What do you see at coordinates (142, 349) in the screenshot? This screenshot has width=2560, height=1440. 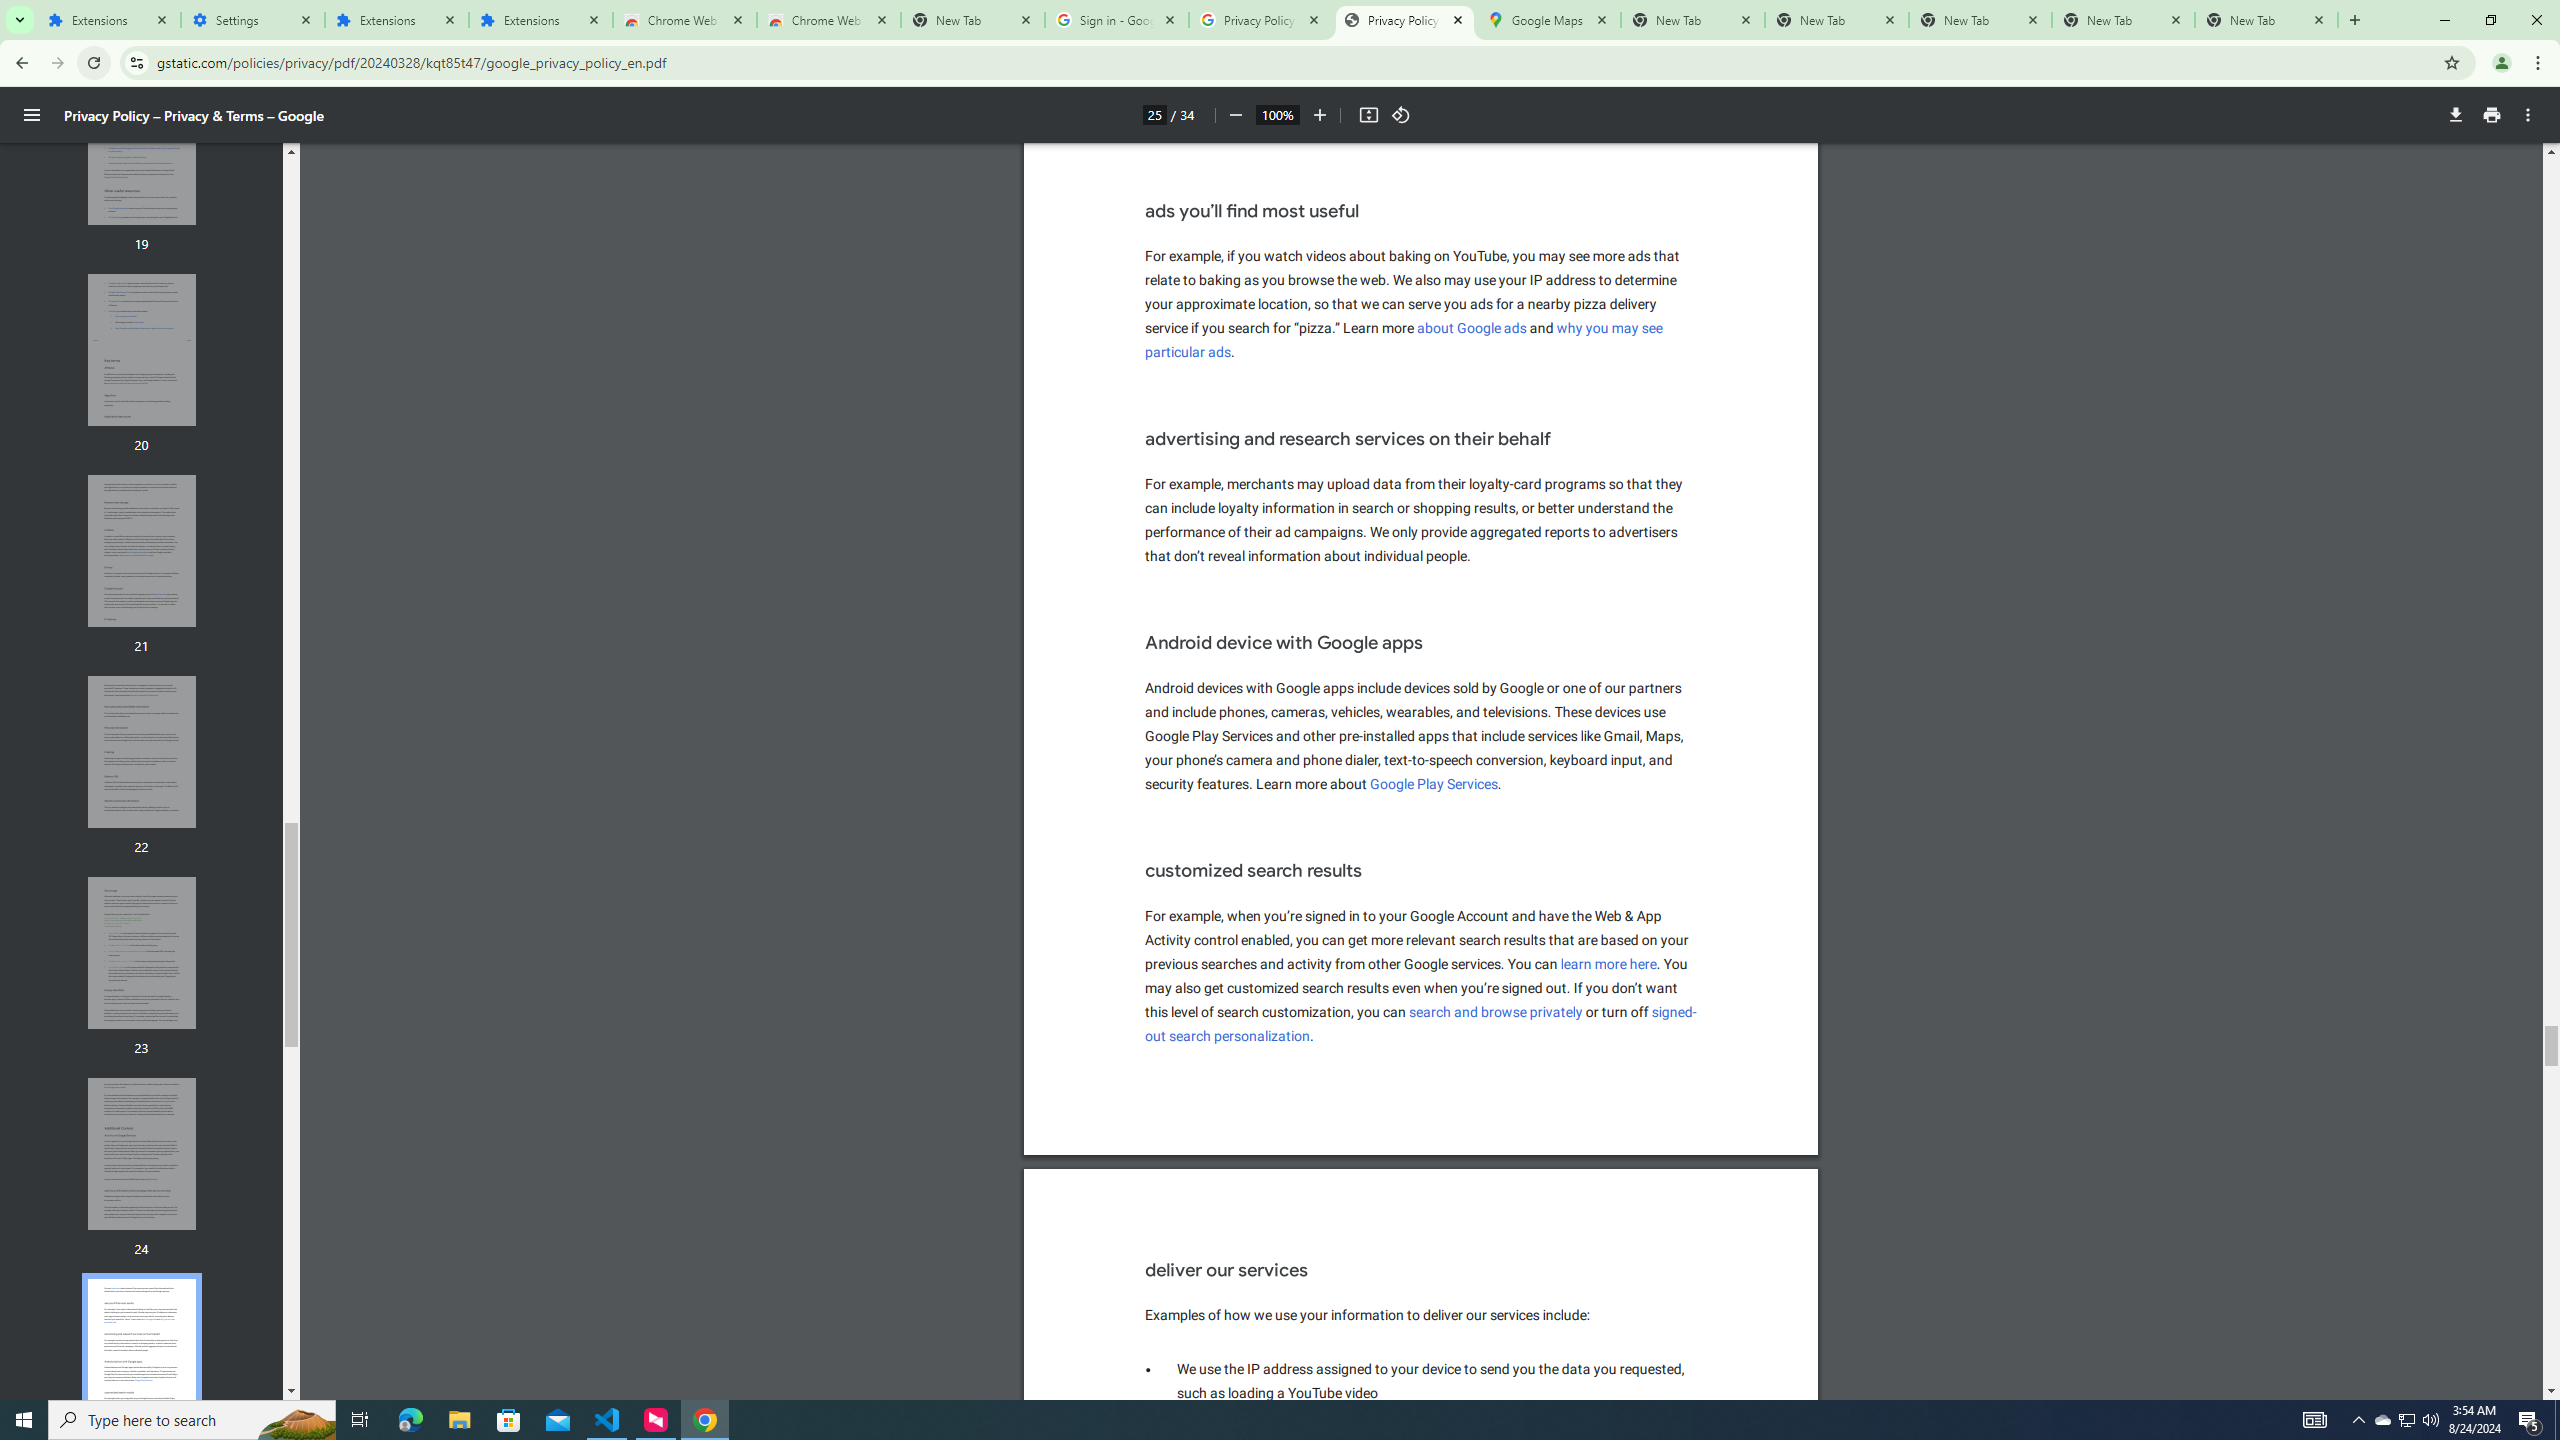 I see `'Thumbnail for page 20'` at bounding box center [142, 349].